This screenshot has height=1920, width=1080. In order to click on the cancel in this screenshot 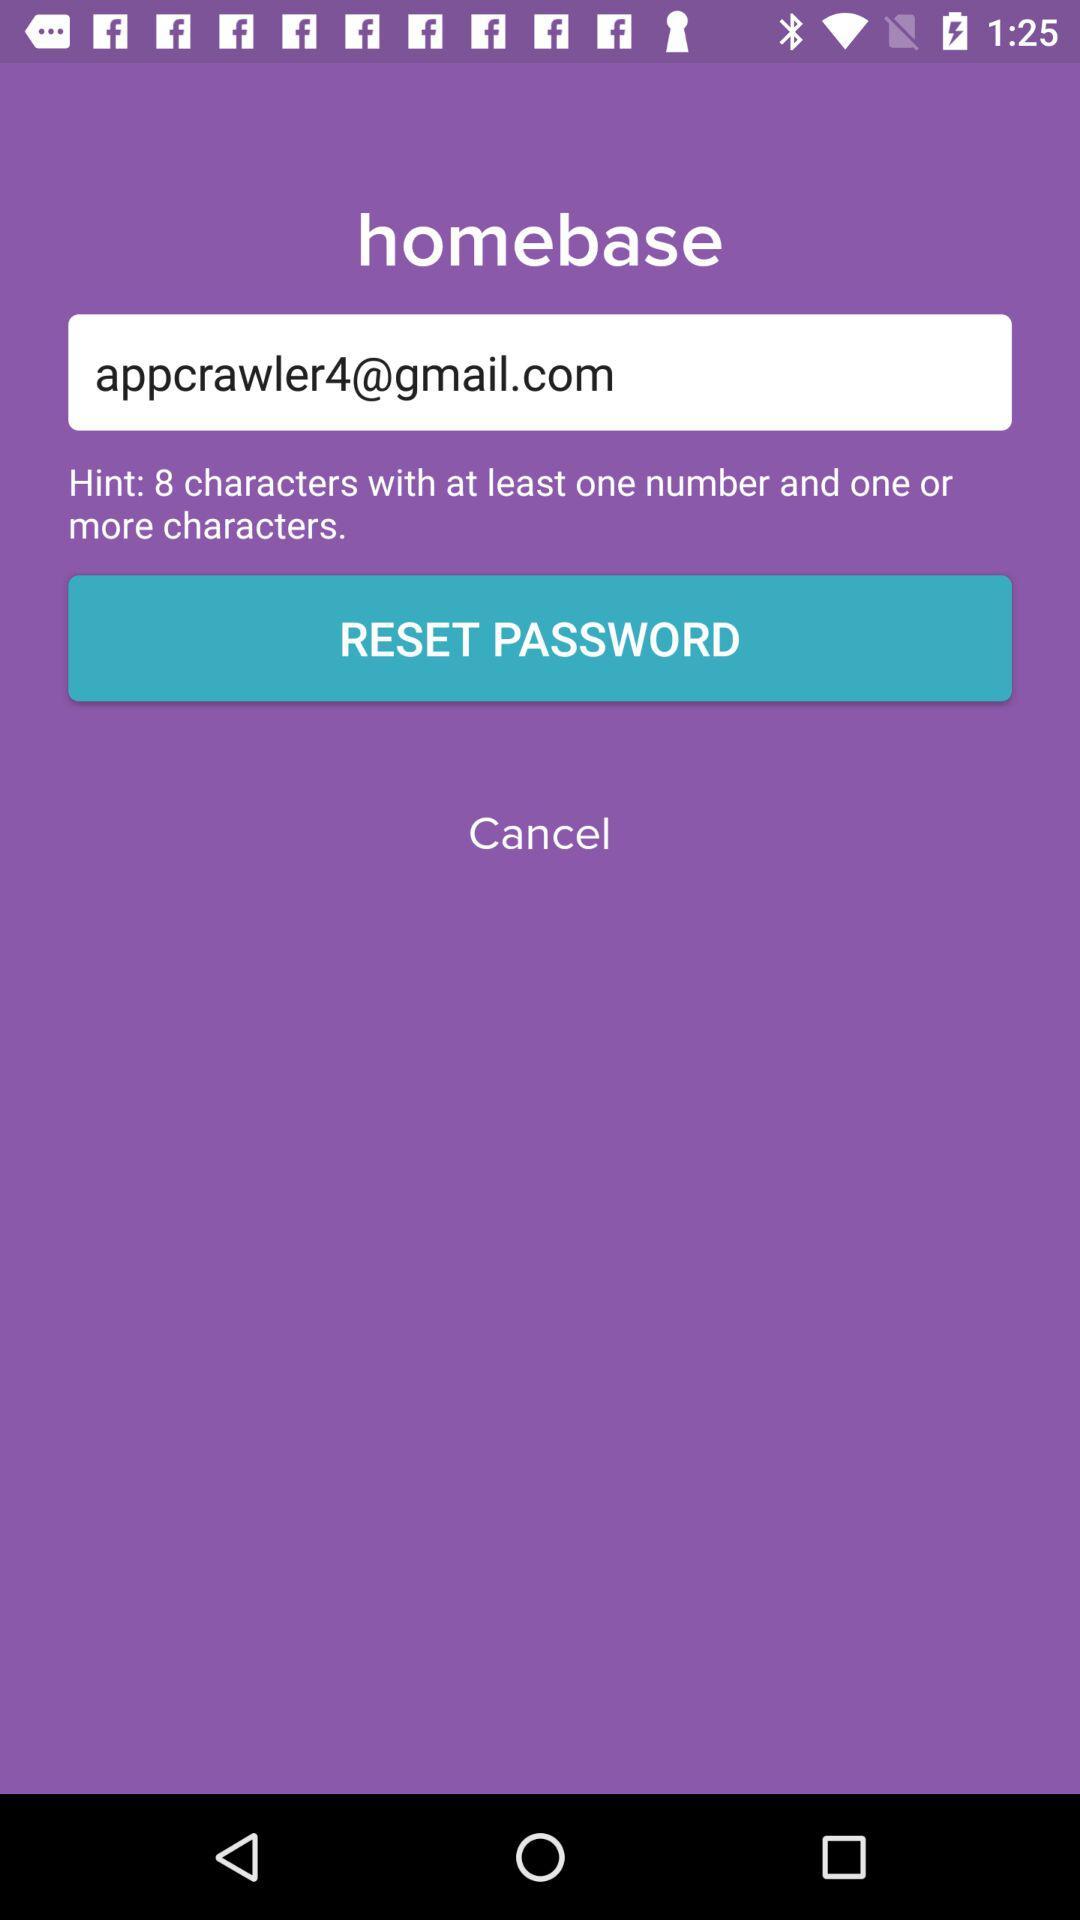, I will do `click(538, 834)`.